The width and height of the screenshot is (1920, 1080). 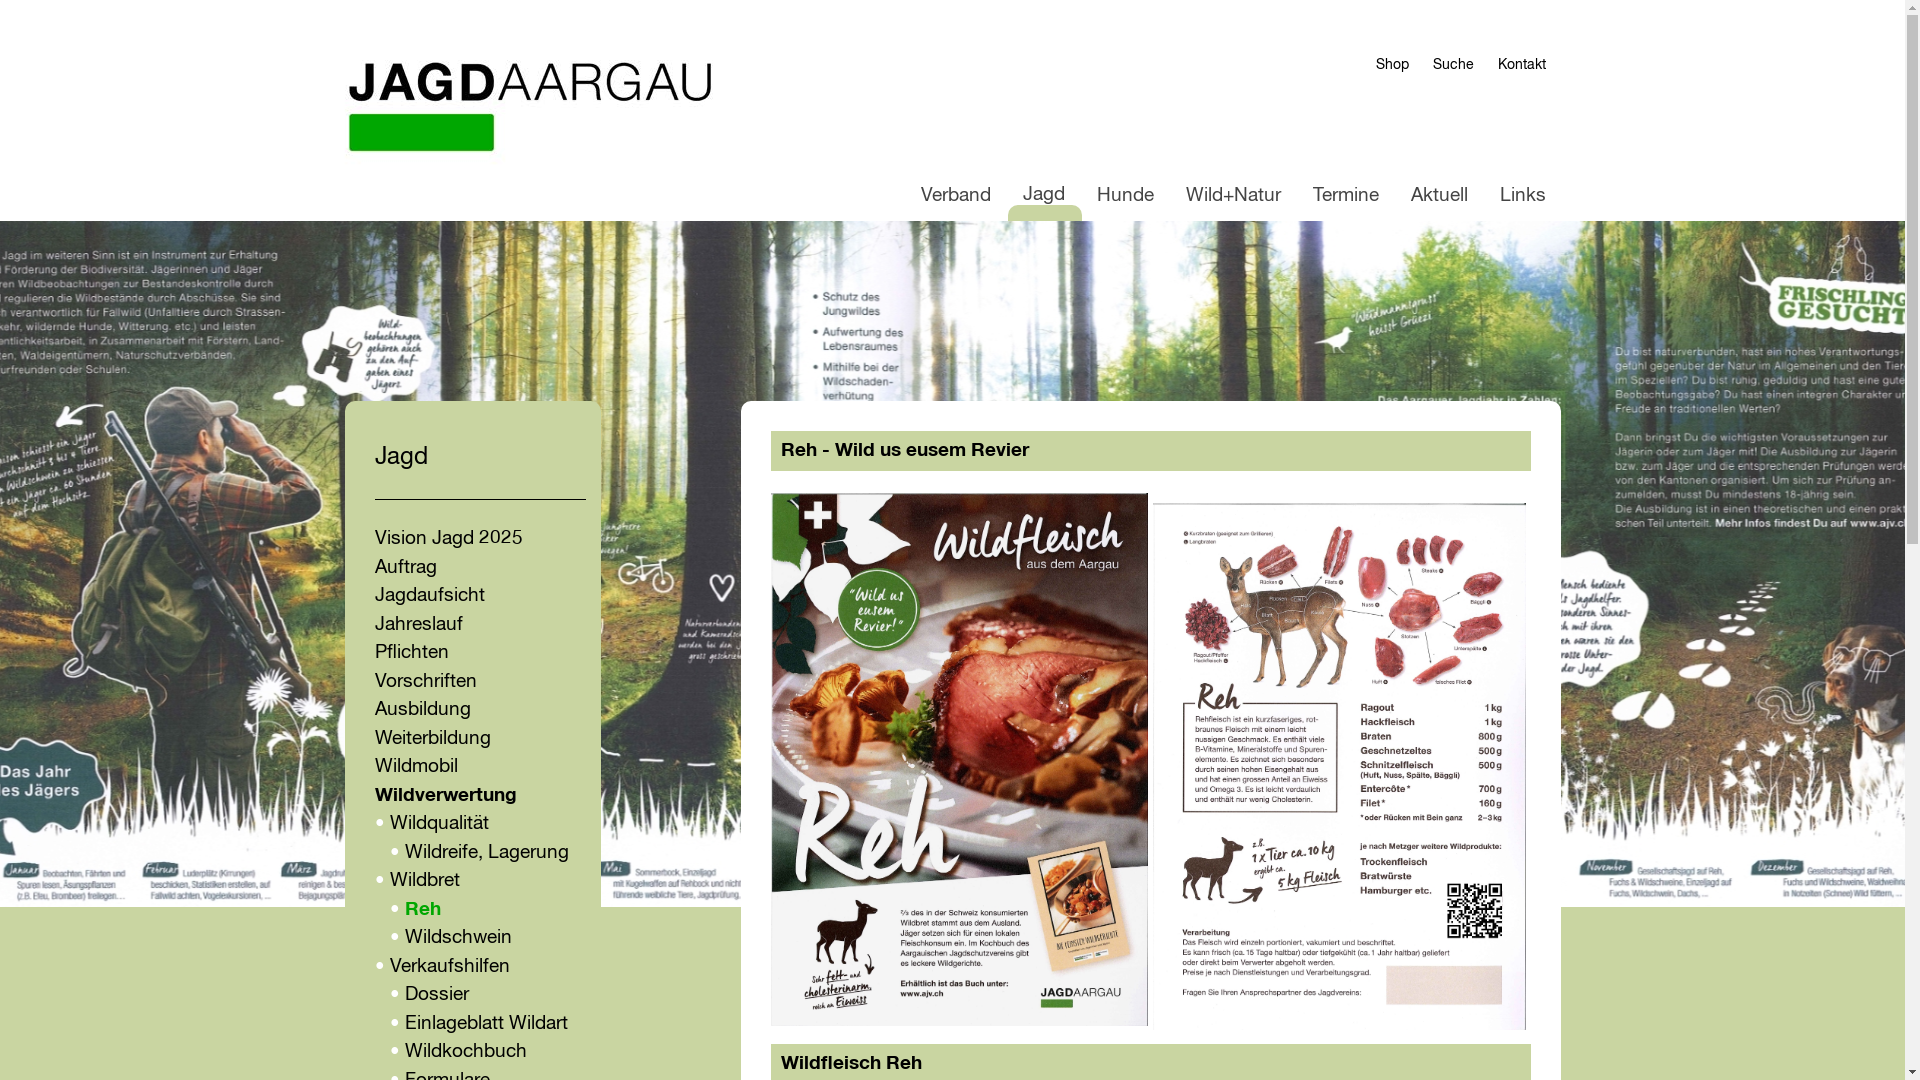 What do you see at coordinates (446, 537) in the screenshot?
I see `'Vision Jagd 2025'` at bounding box center [446, 537].